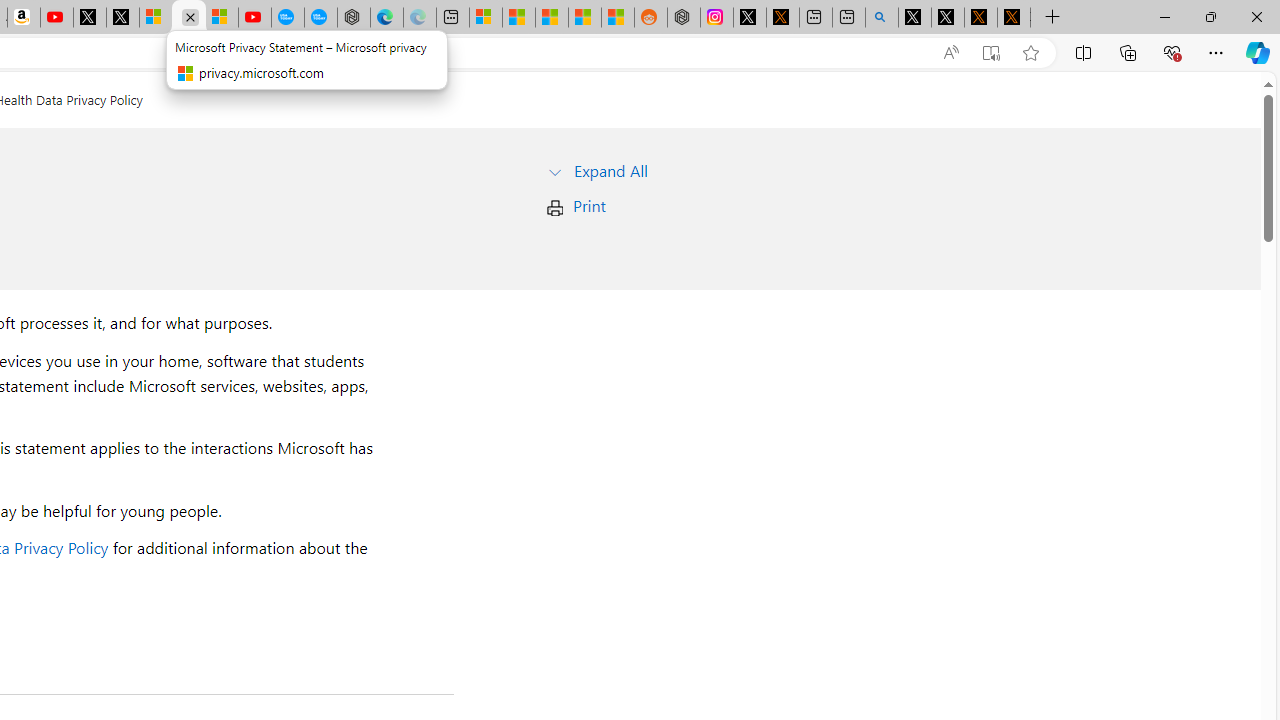  Describe the element at coordinates (552, 17) in the screenshot. I see `'Shanghai, China hourly forecast | Microsoft Weather'` at that location.